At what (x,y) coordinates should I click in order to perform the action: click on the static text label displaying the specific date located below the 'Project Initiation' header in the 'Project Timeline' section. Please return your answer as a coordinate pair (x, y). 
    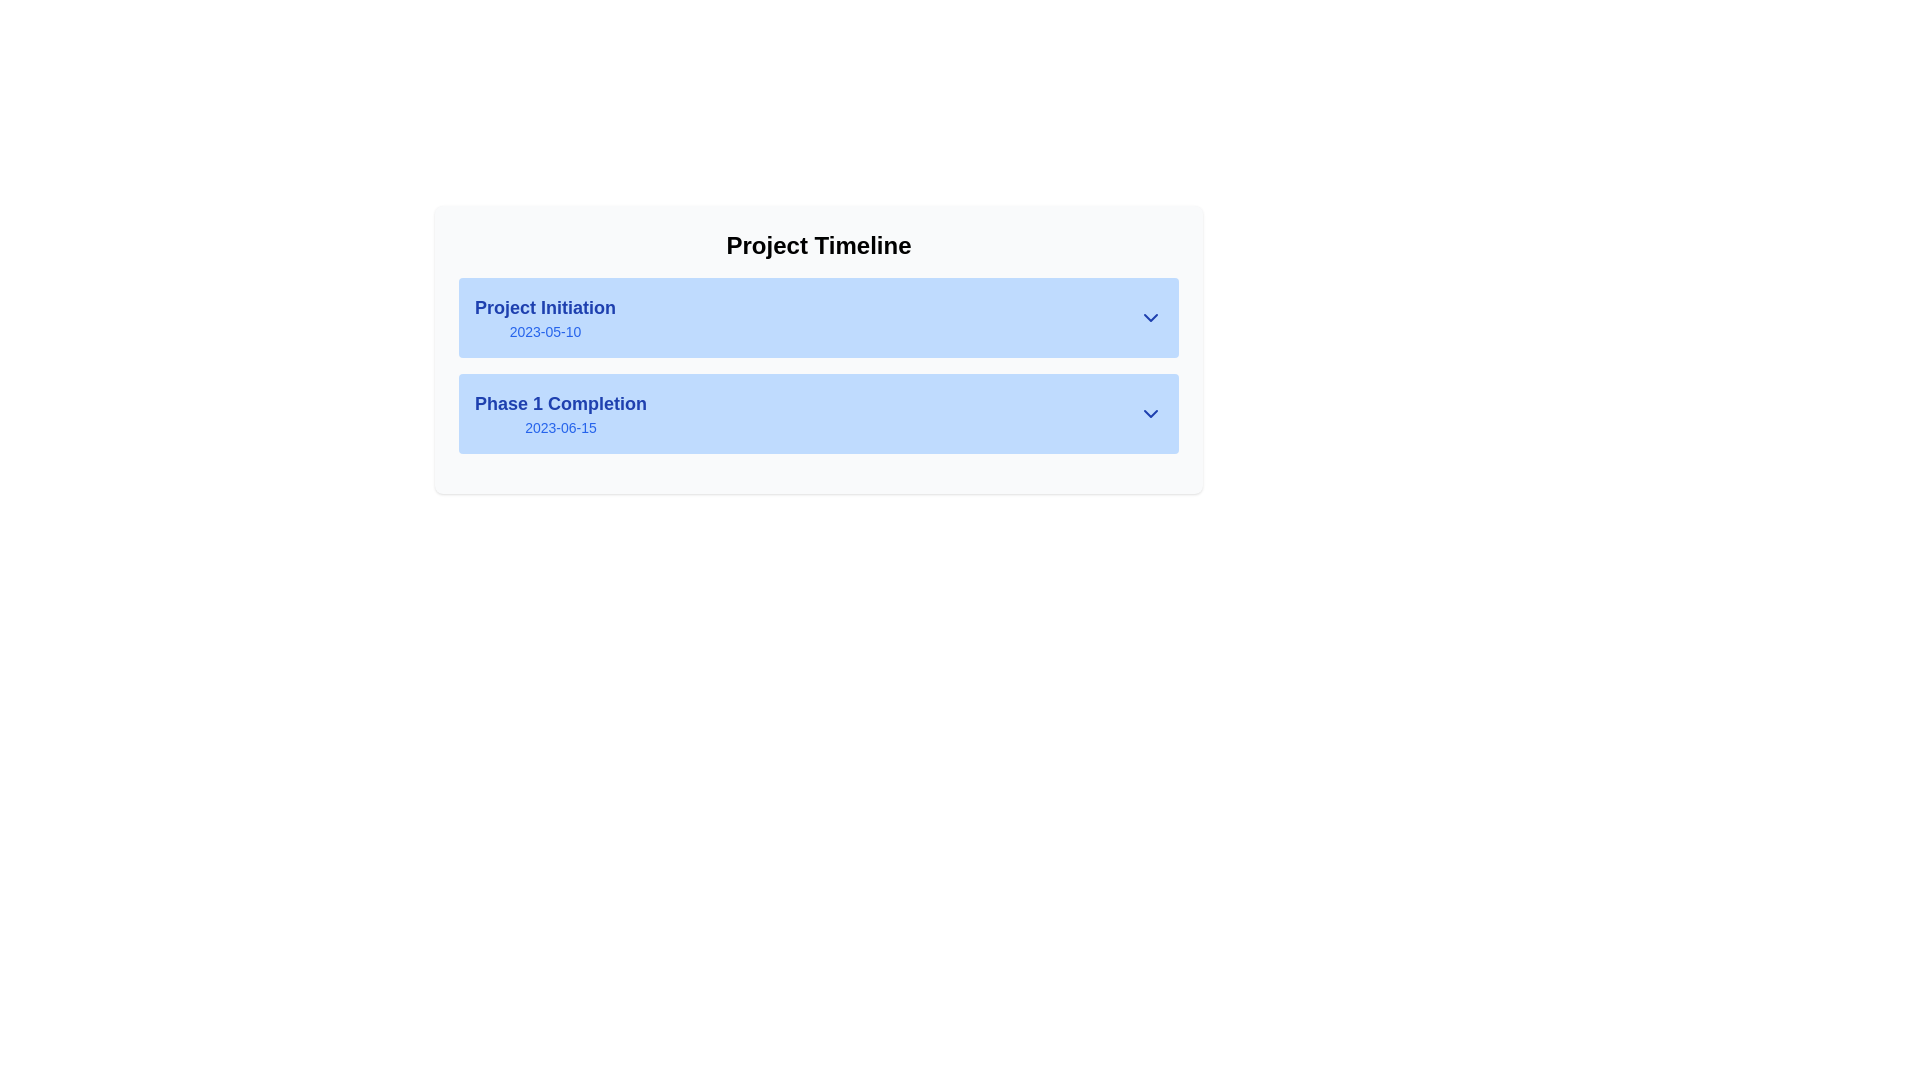
    Looking at the image, I should click on (545, 330).